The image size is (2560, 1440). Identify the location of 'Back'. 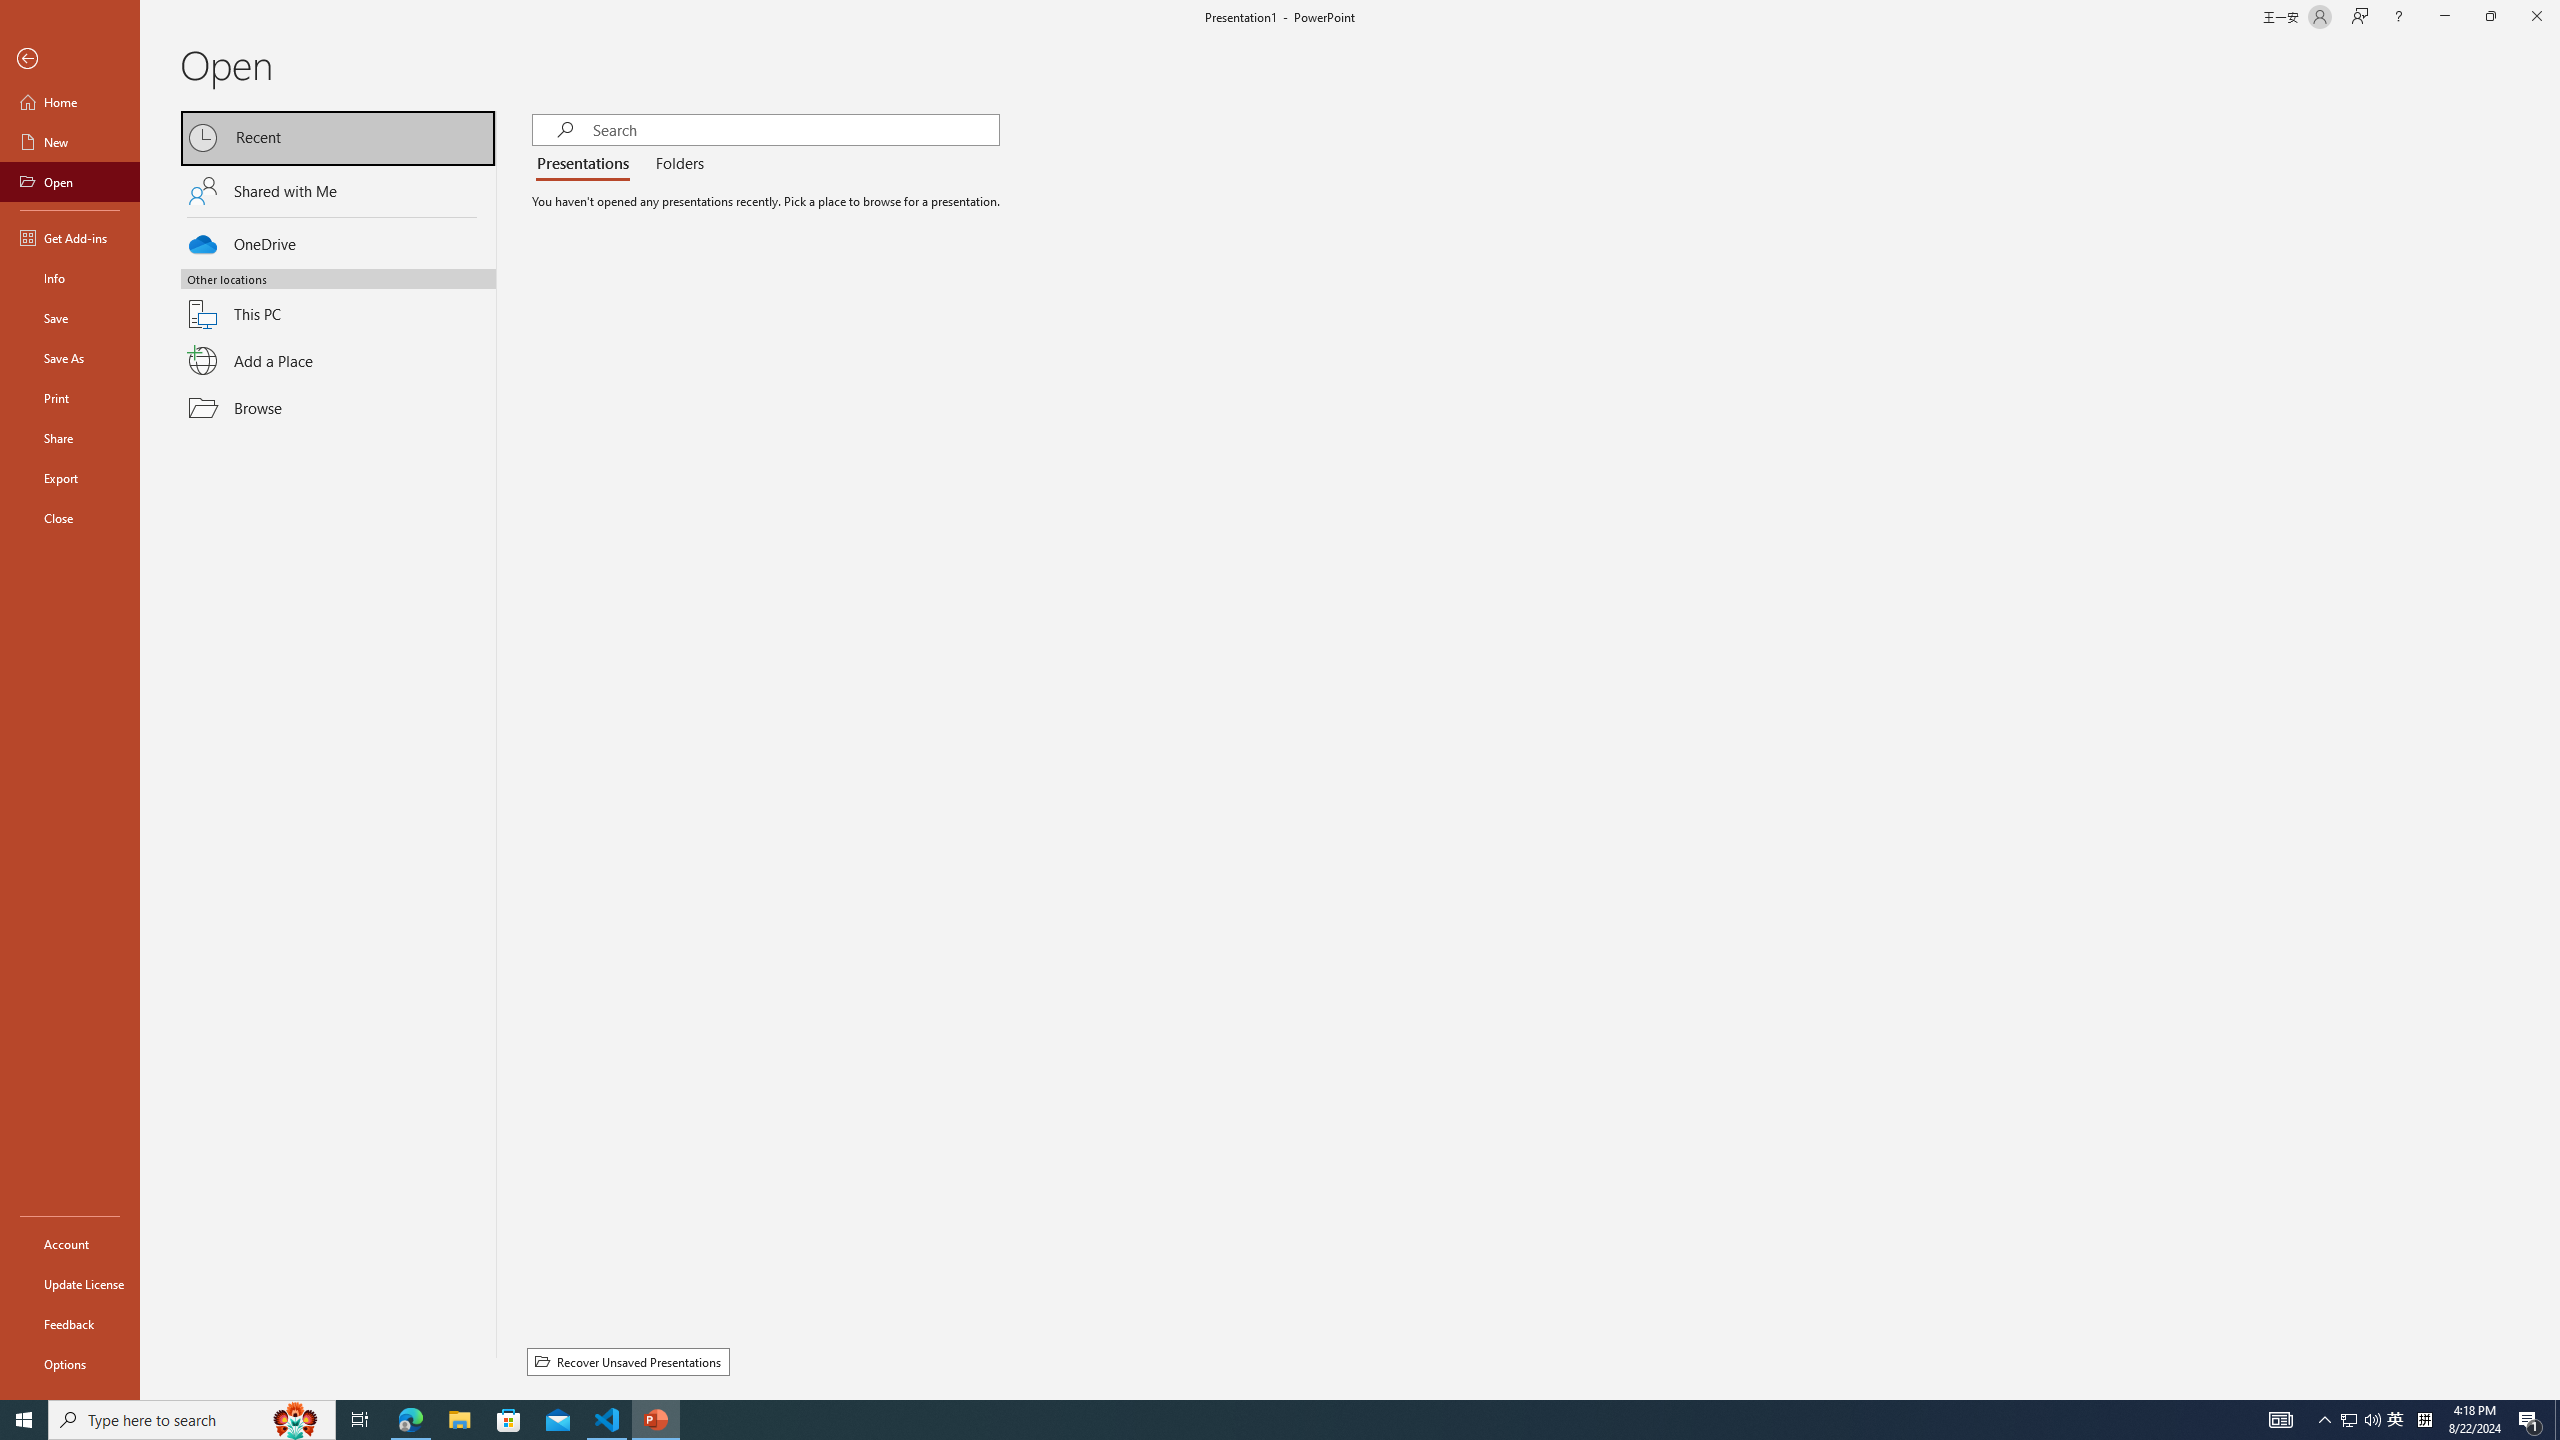
(69, 58).